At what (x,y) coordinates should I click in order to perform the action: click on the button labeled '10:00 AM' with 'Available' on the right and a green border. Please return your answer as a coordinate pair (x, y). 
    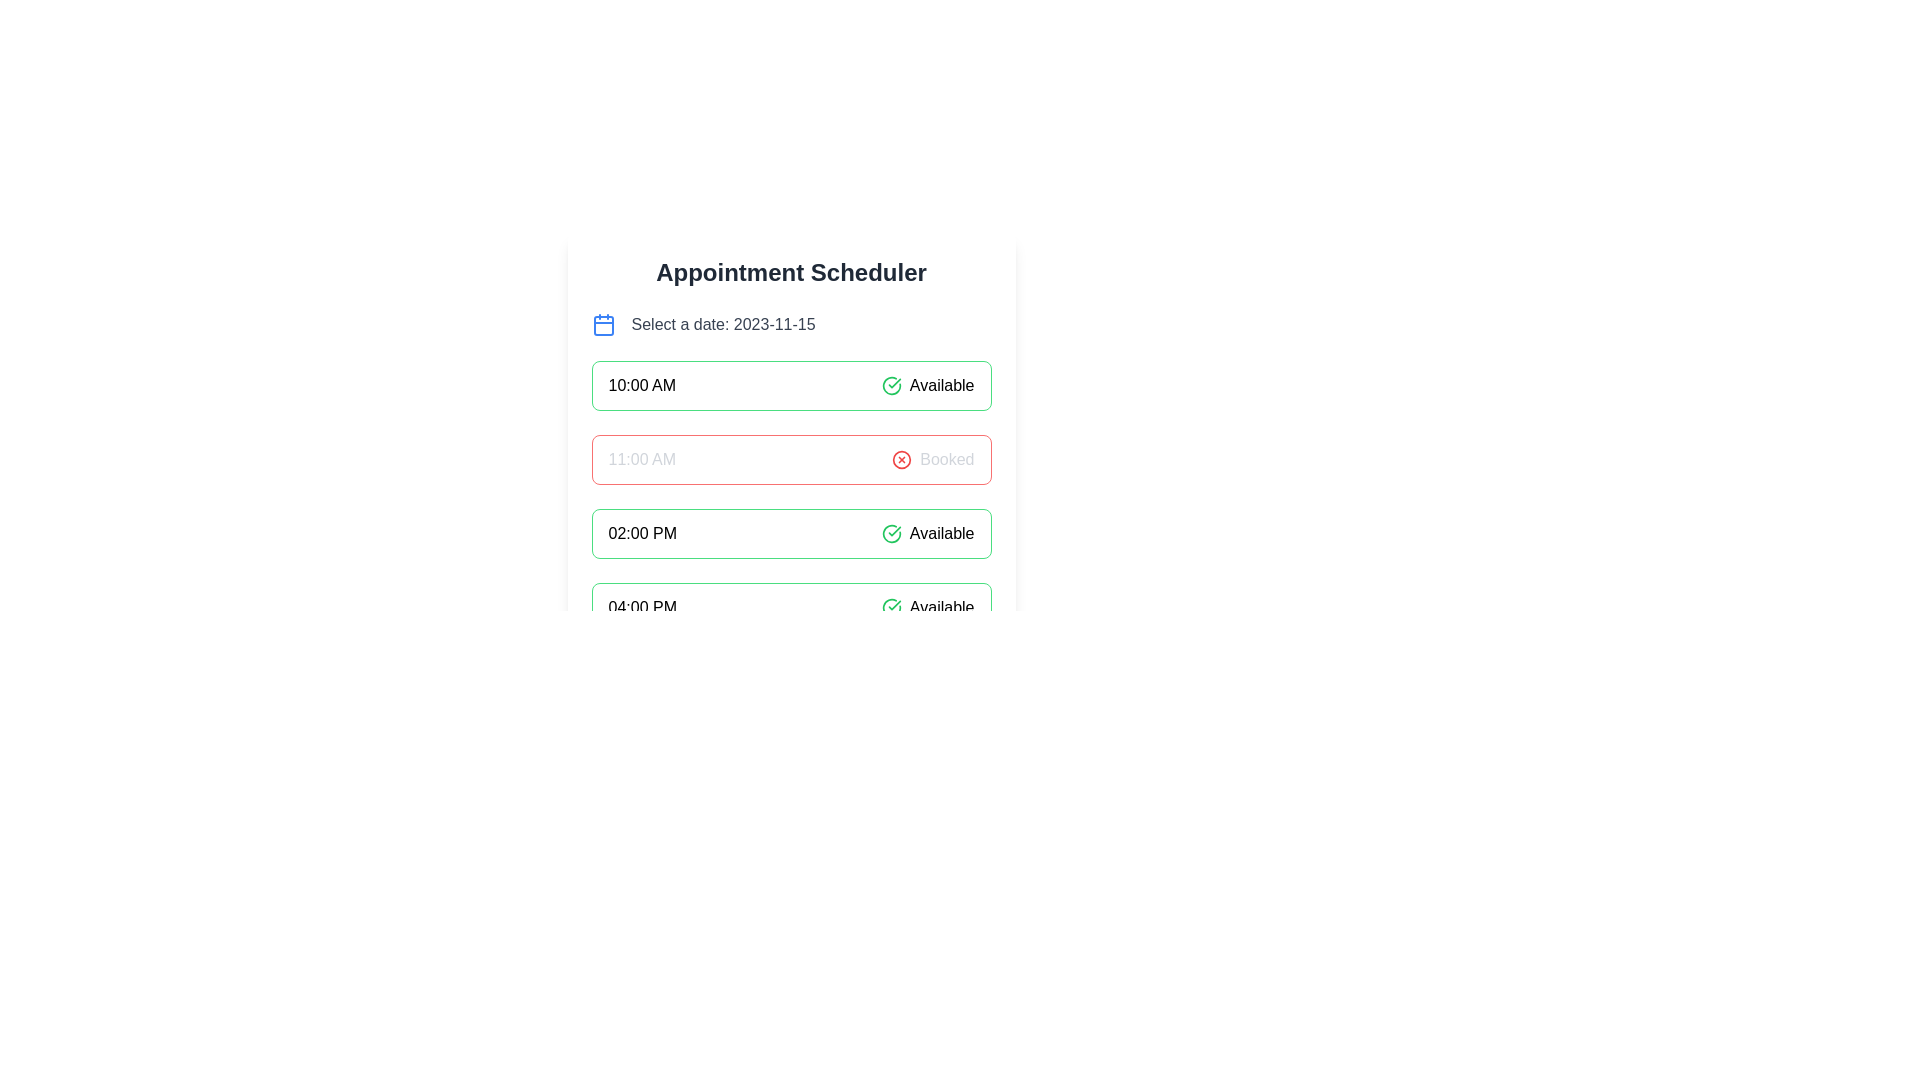
    Looking at the image, I should click on (790, 385).